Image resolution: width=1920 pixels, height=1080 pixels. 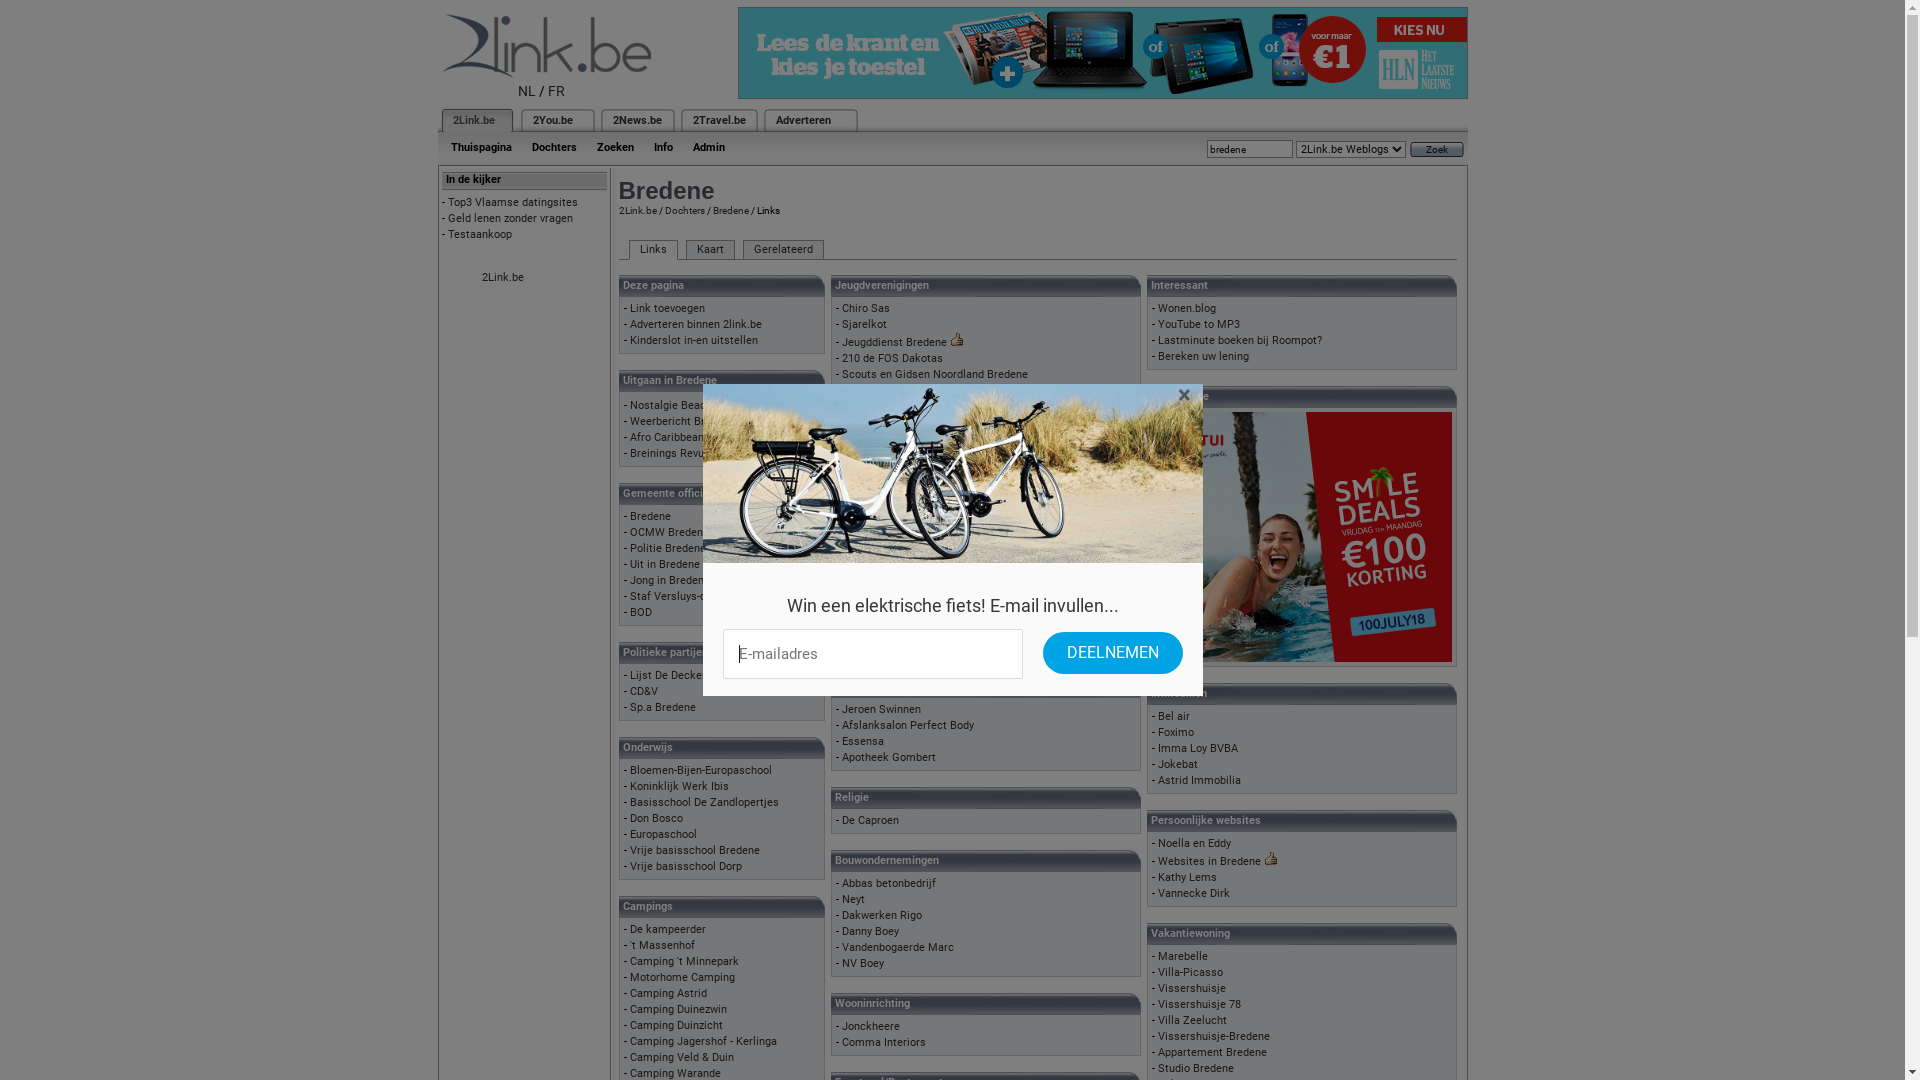 What do you see at coordinates (628, 308) in the screenshot?
I see `'Link toevoegen'` at bounding box center [628, 308].